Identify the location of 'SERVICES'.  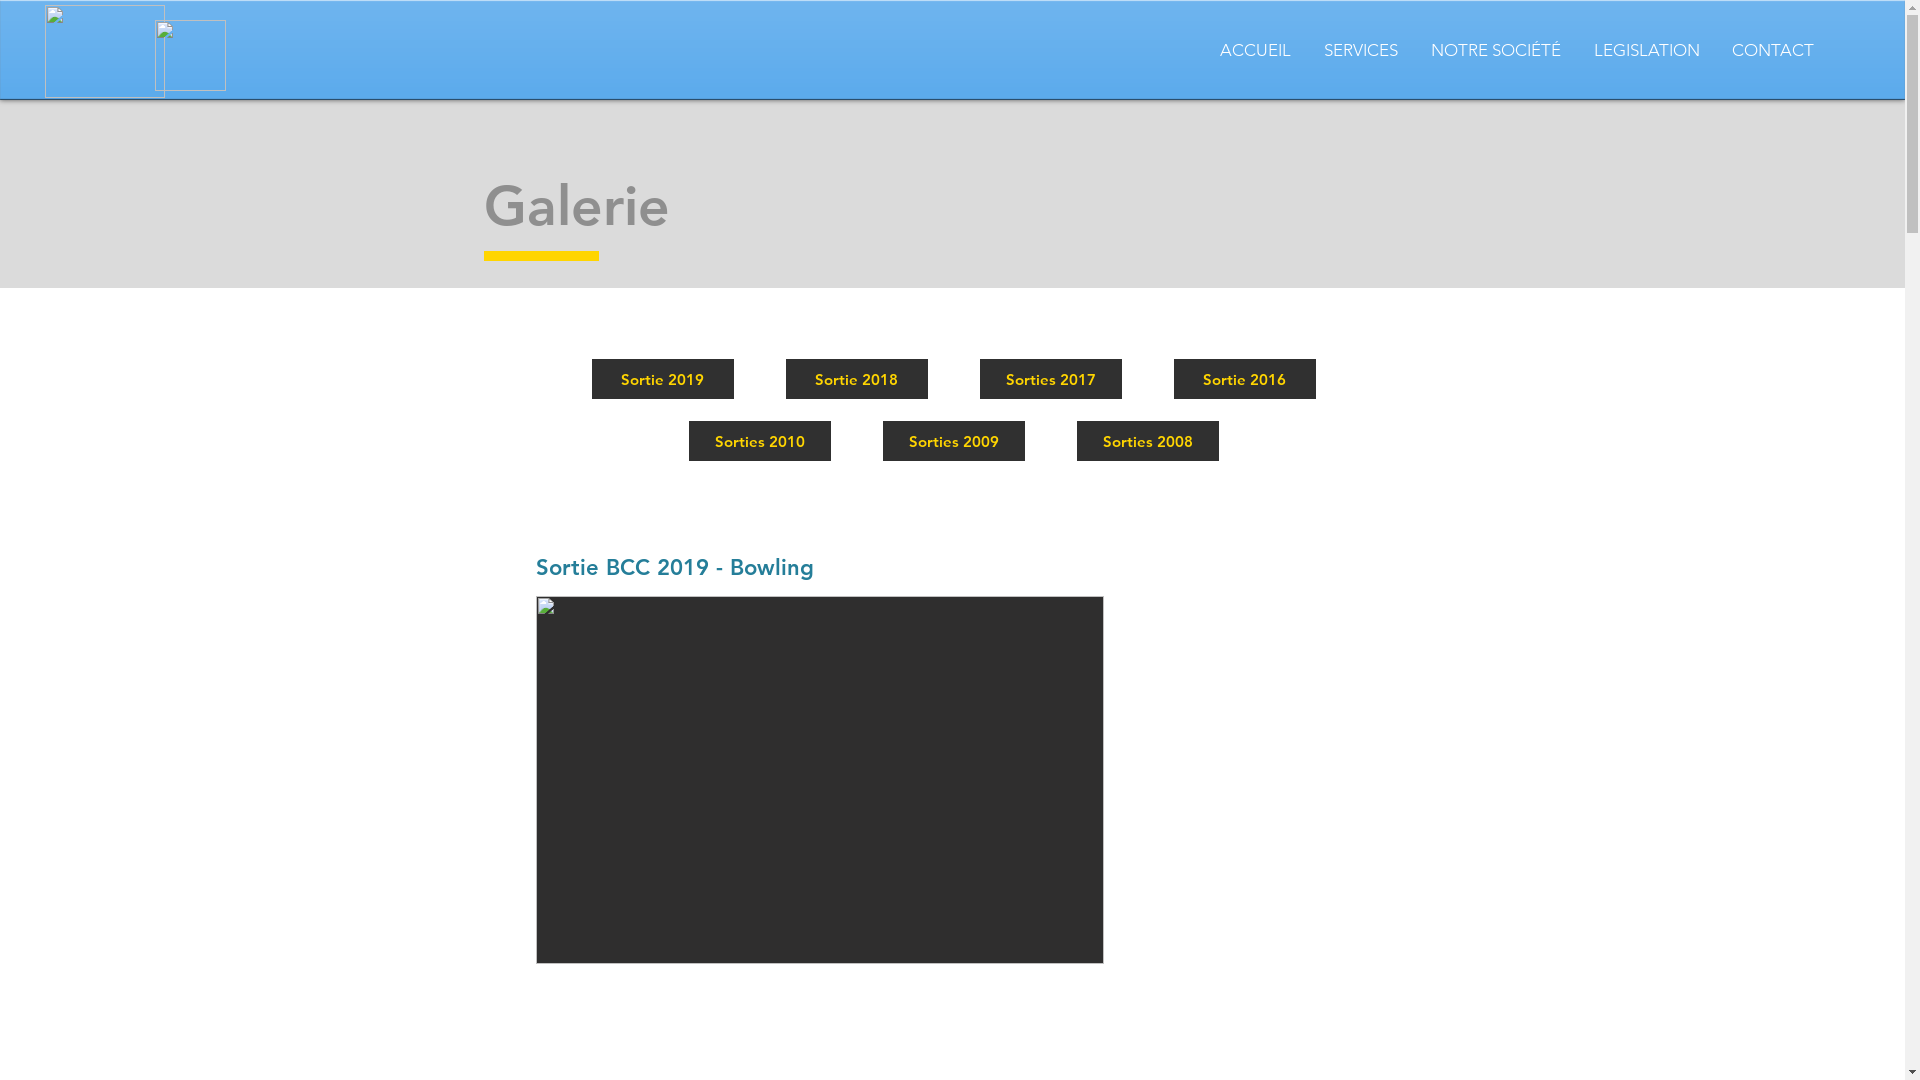
(1306, 49).